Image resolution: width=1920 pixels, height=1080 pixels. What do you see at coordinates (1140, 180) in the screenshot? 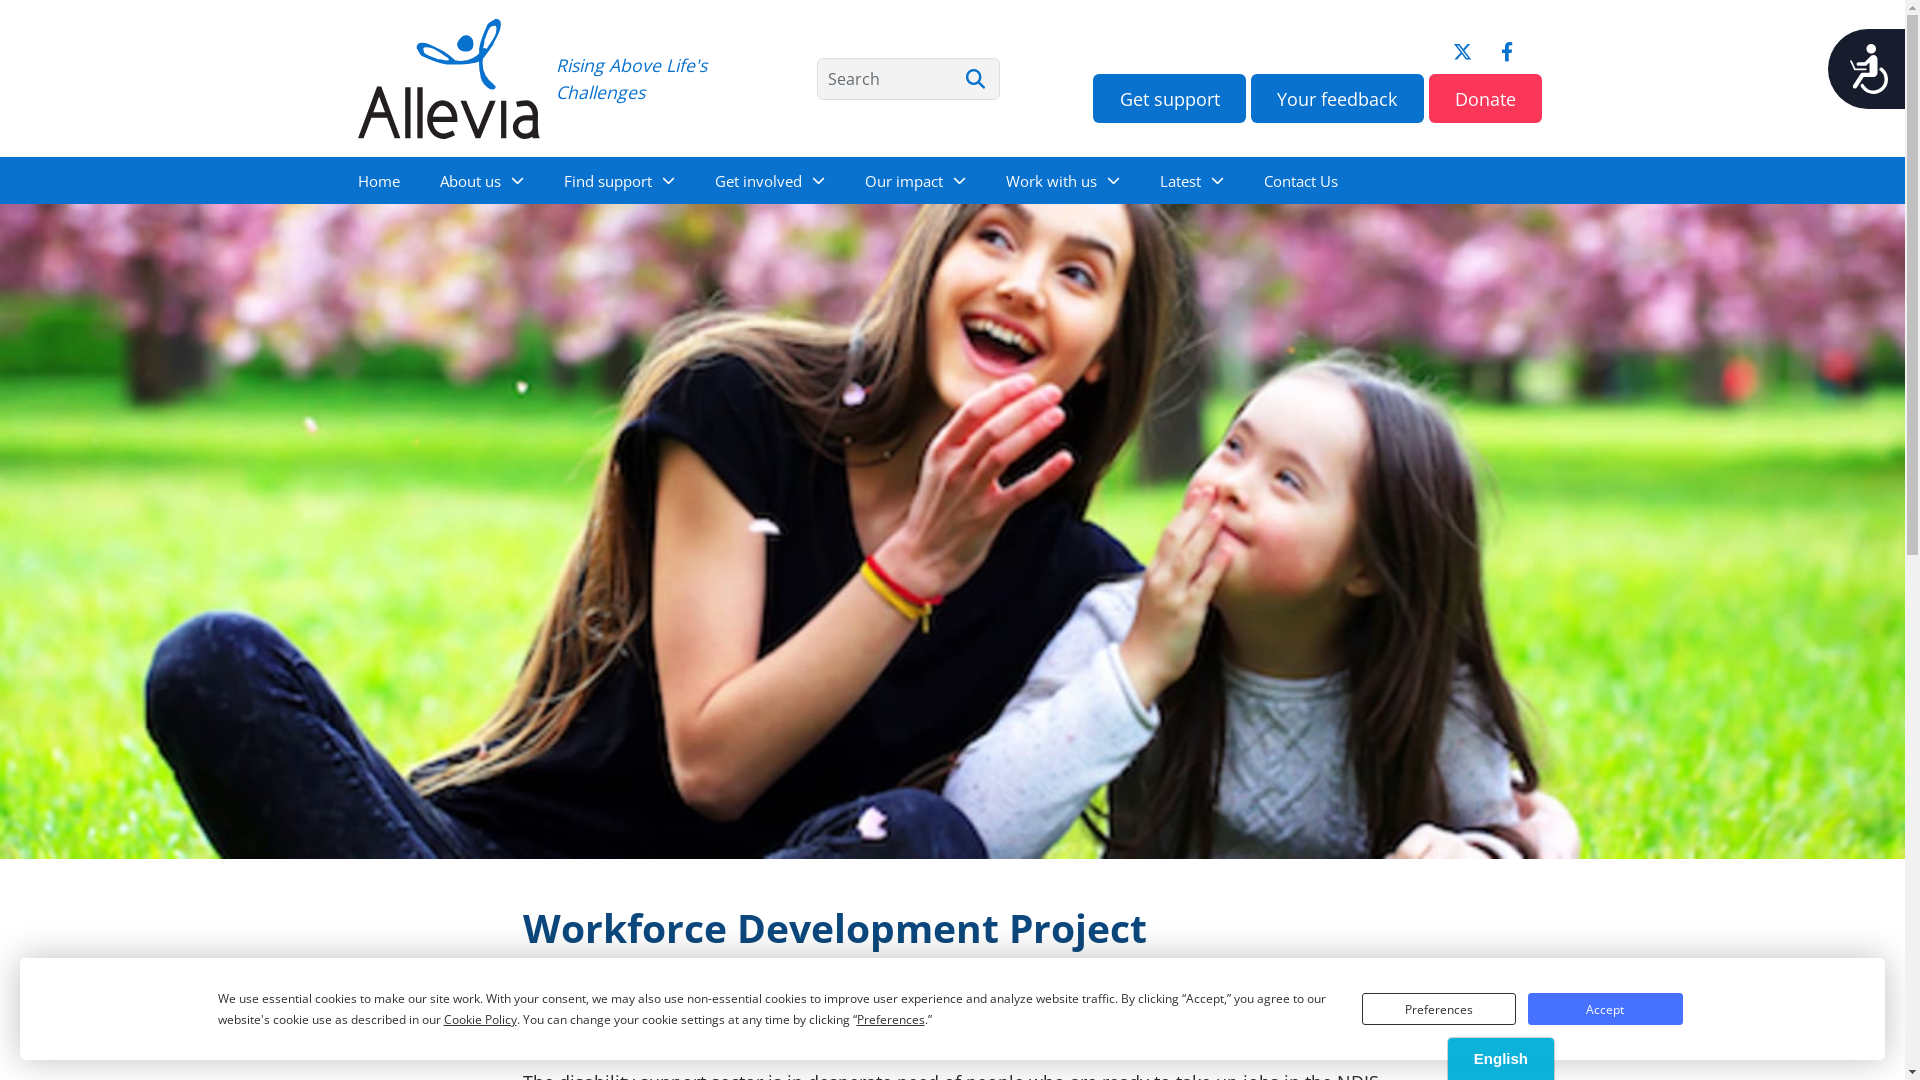
I see `'Latest'` at bounding box center [1140, 180].